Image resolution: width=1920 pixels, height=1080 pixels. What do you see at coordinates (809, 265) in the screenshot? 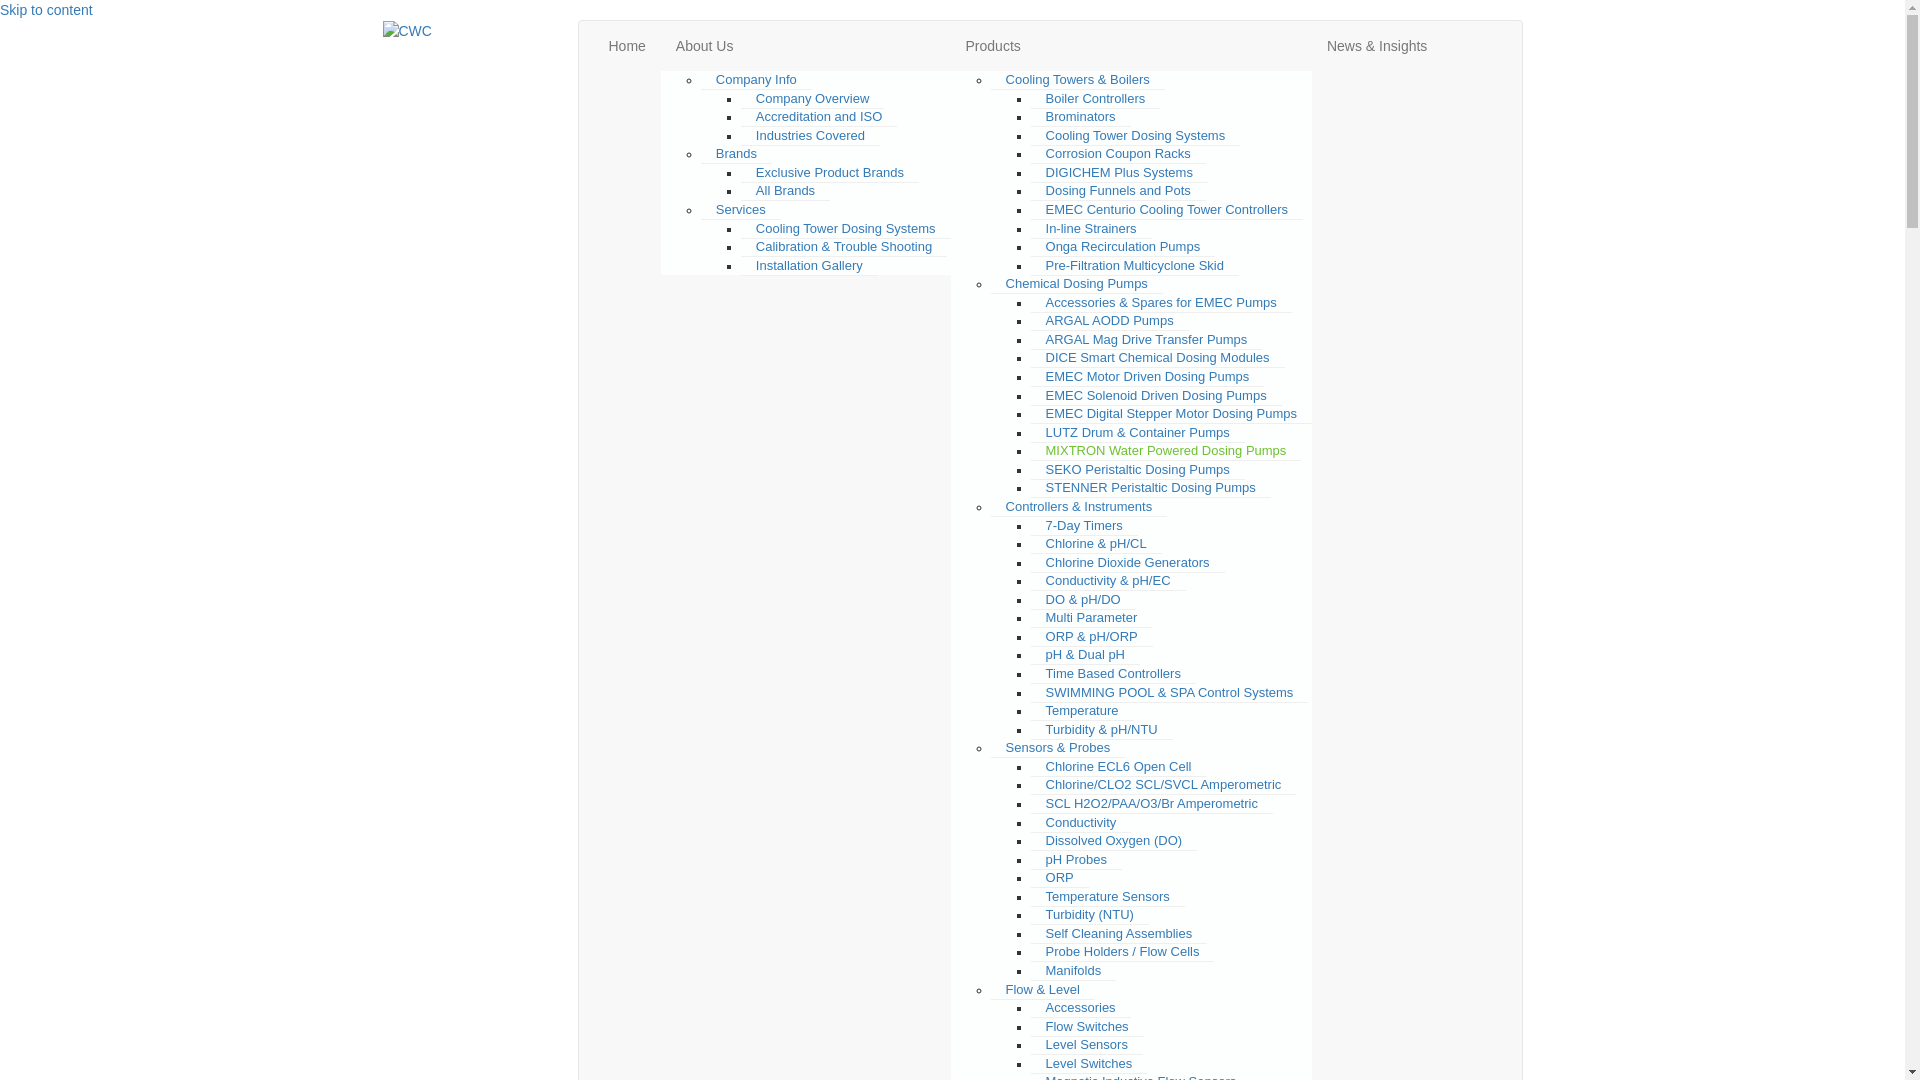
I see `'Installation Gallery'` at bounding box center [809, 265].